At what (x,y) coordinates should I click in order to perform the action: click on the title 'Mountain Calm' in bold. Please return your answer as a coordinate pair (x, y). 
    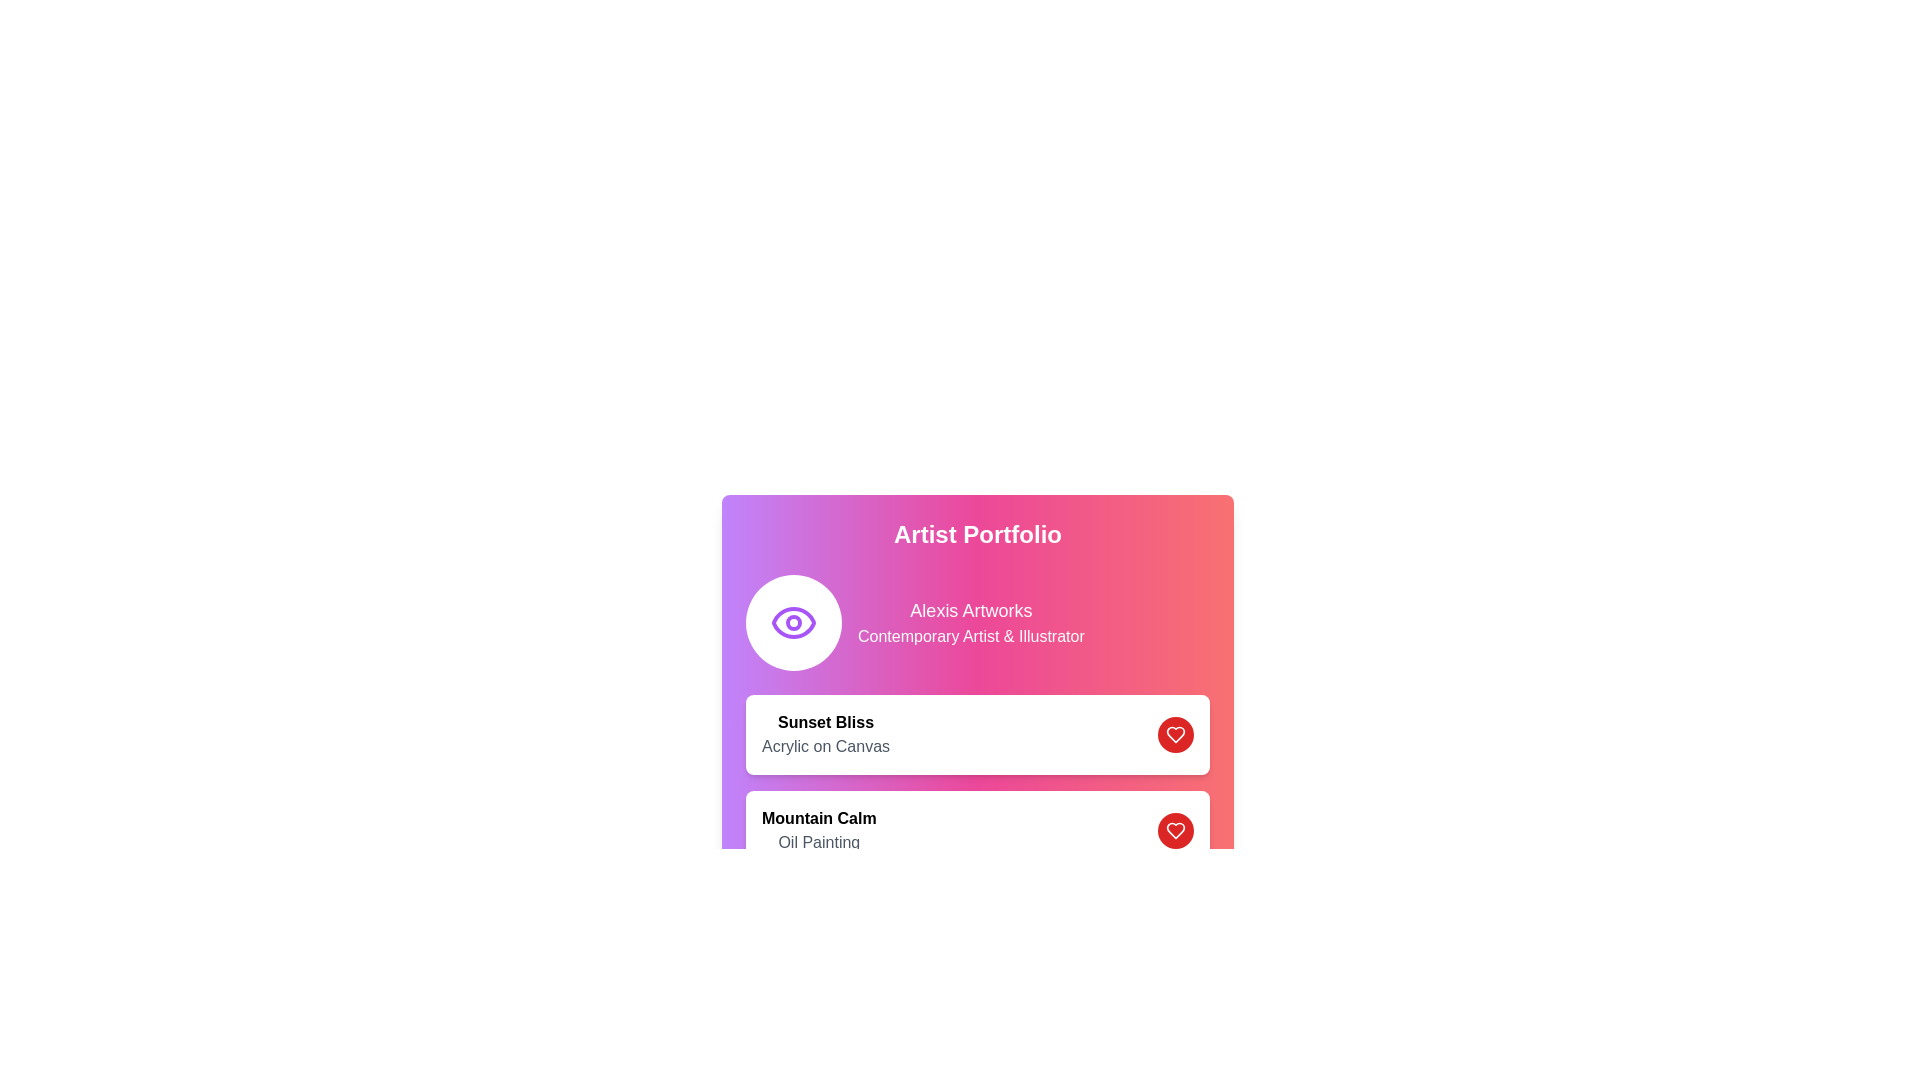
    Looking at the image, I should click on (978, 830).